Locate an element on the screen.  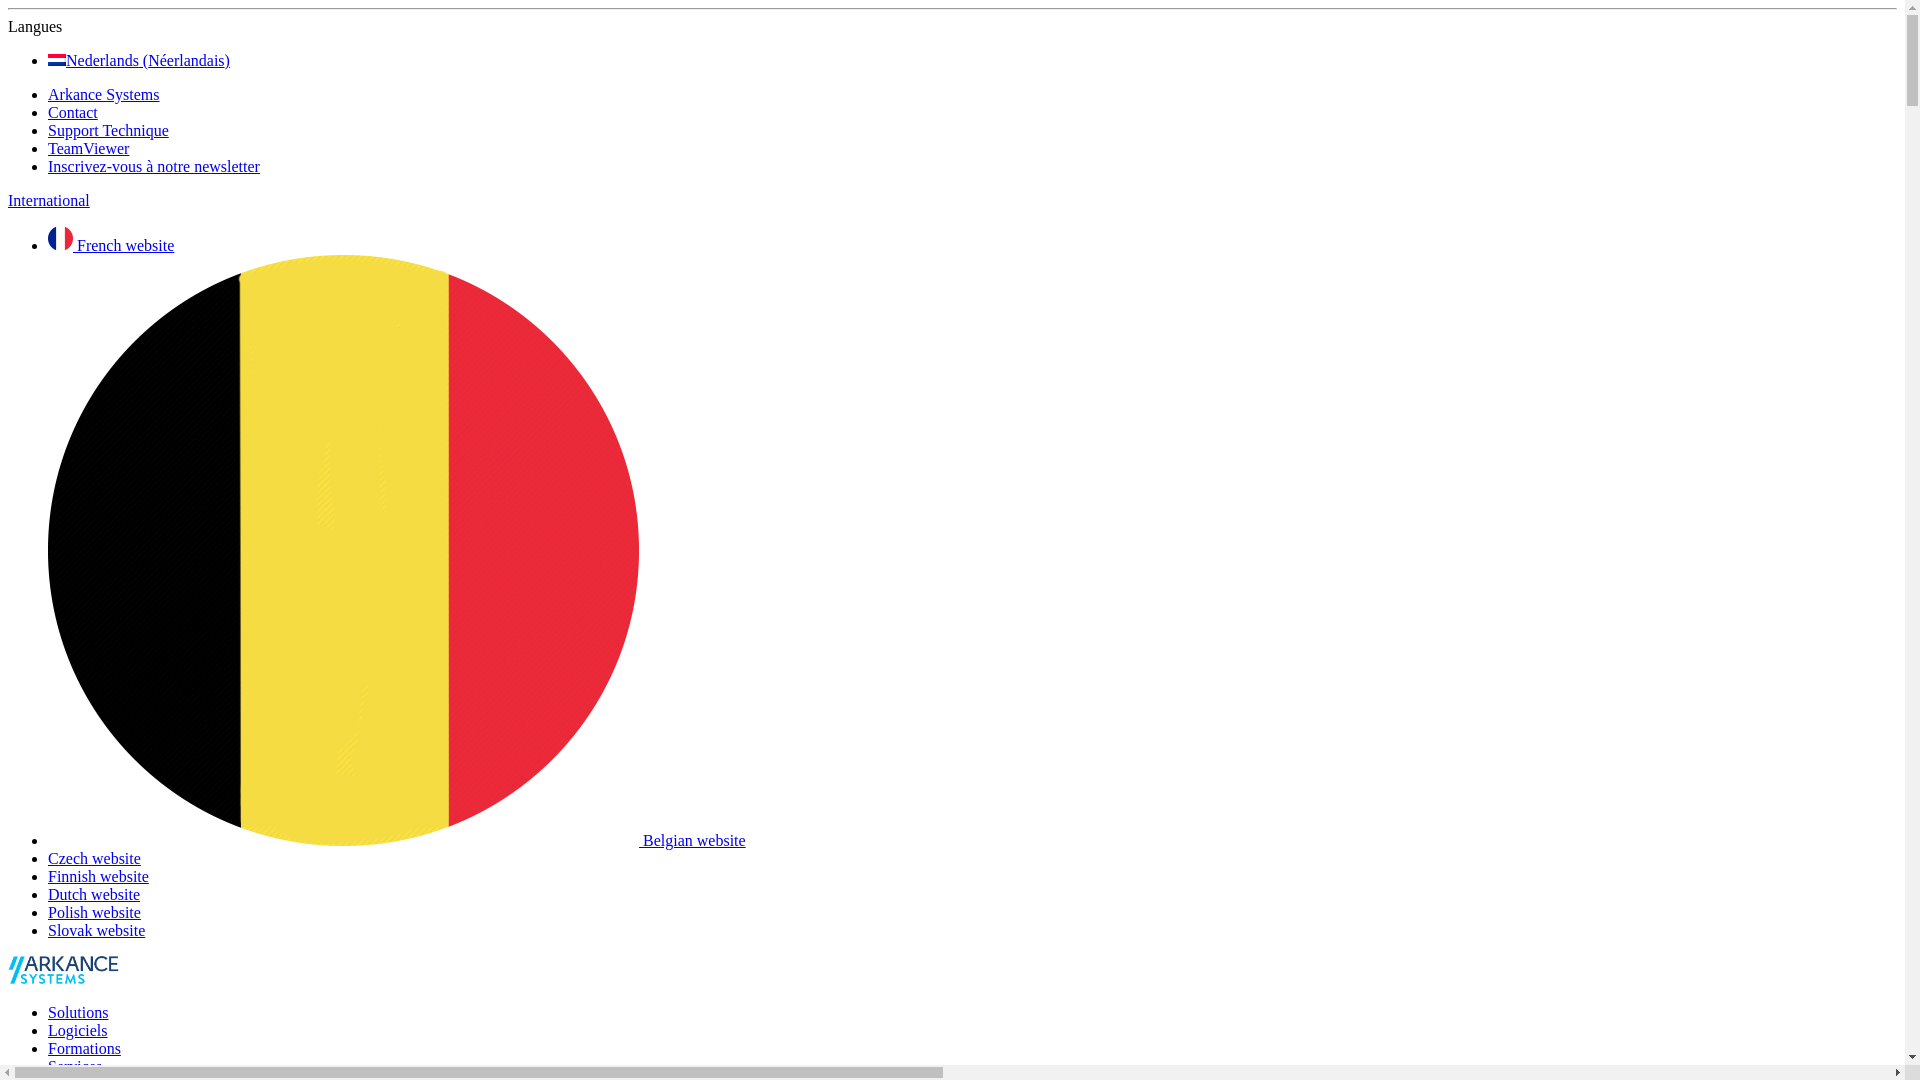
'Services' is located at coordinates (48, 1065).